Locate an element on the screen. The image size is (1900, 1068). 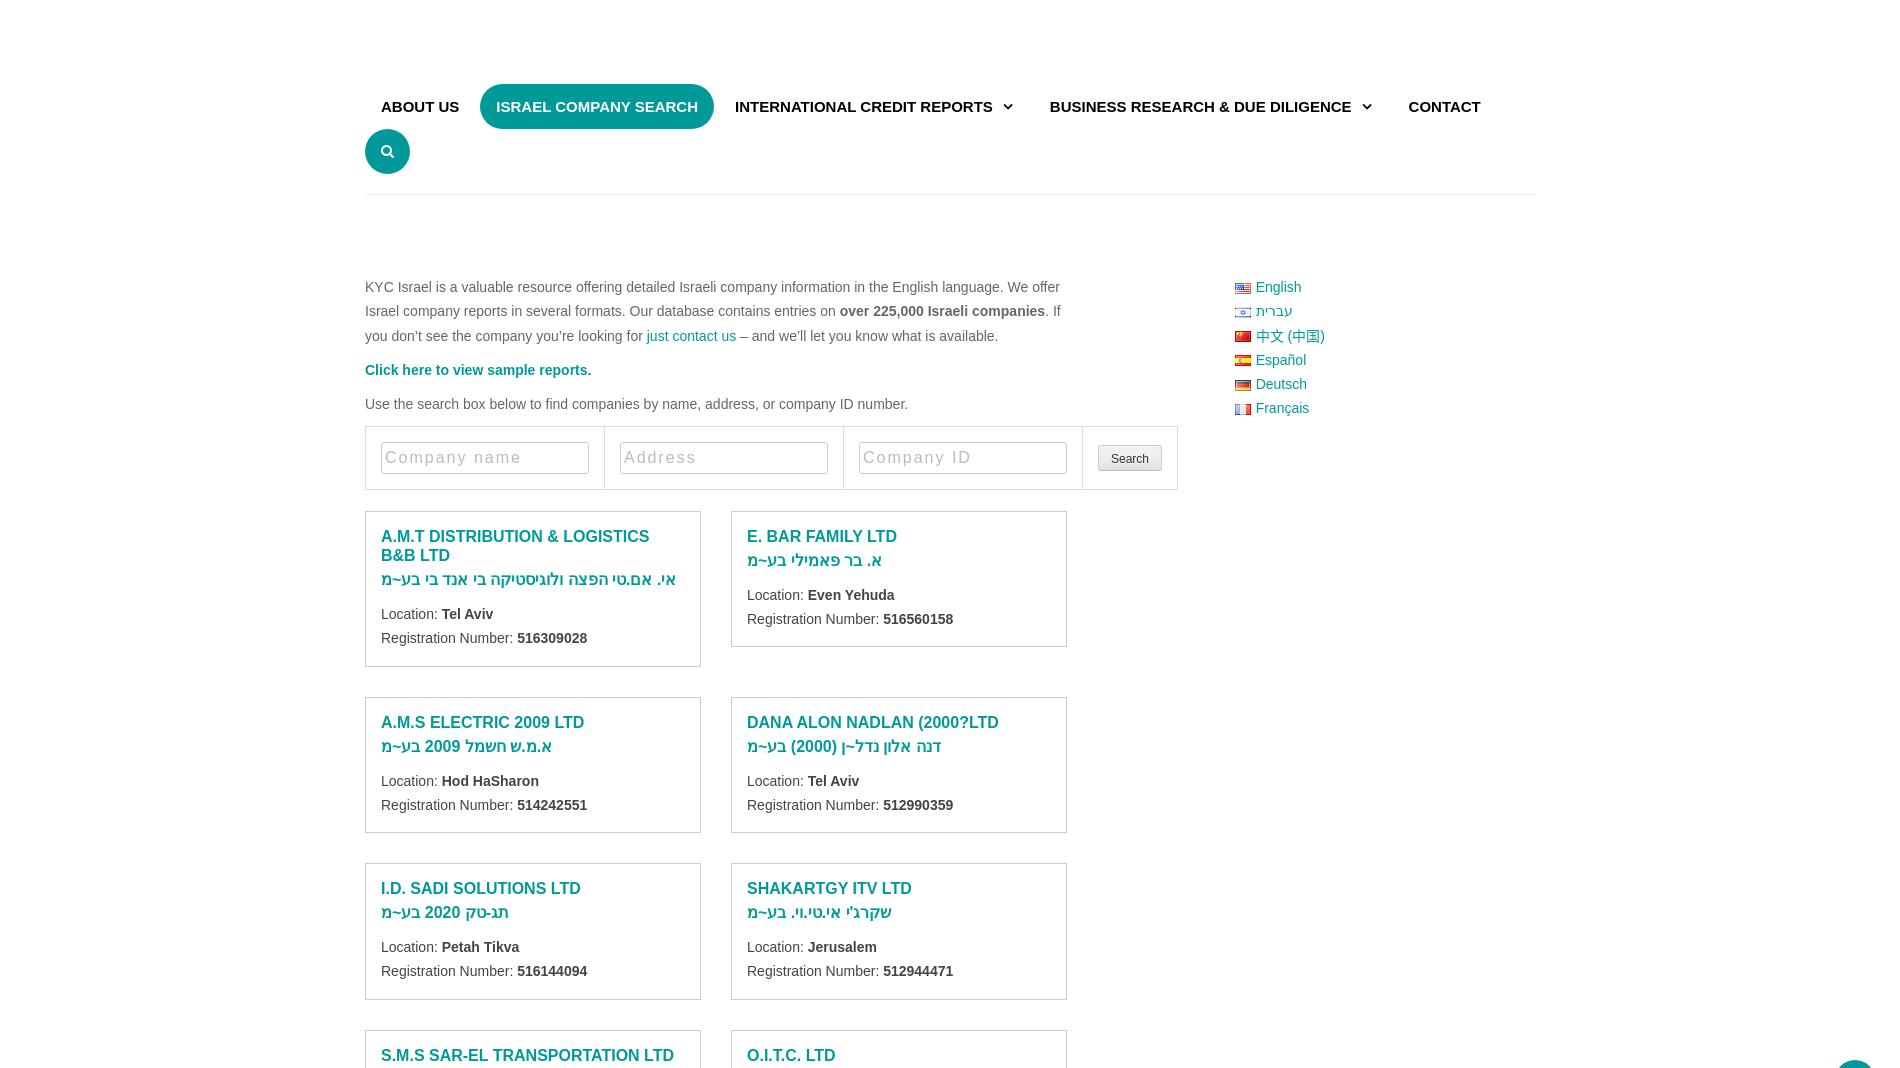
'KYC Israel is a valuable resource offering detailed Israeli company information in the English language. We offer Israel company reports in several formats. Our database contains entries on' is located at coordinates (711, 298).